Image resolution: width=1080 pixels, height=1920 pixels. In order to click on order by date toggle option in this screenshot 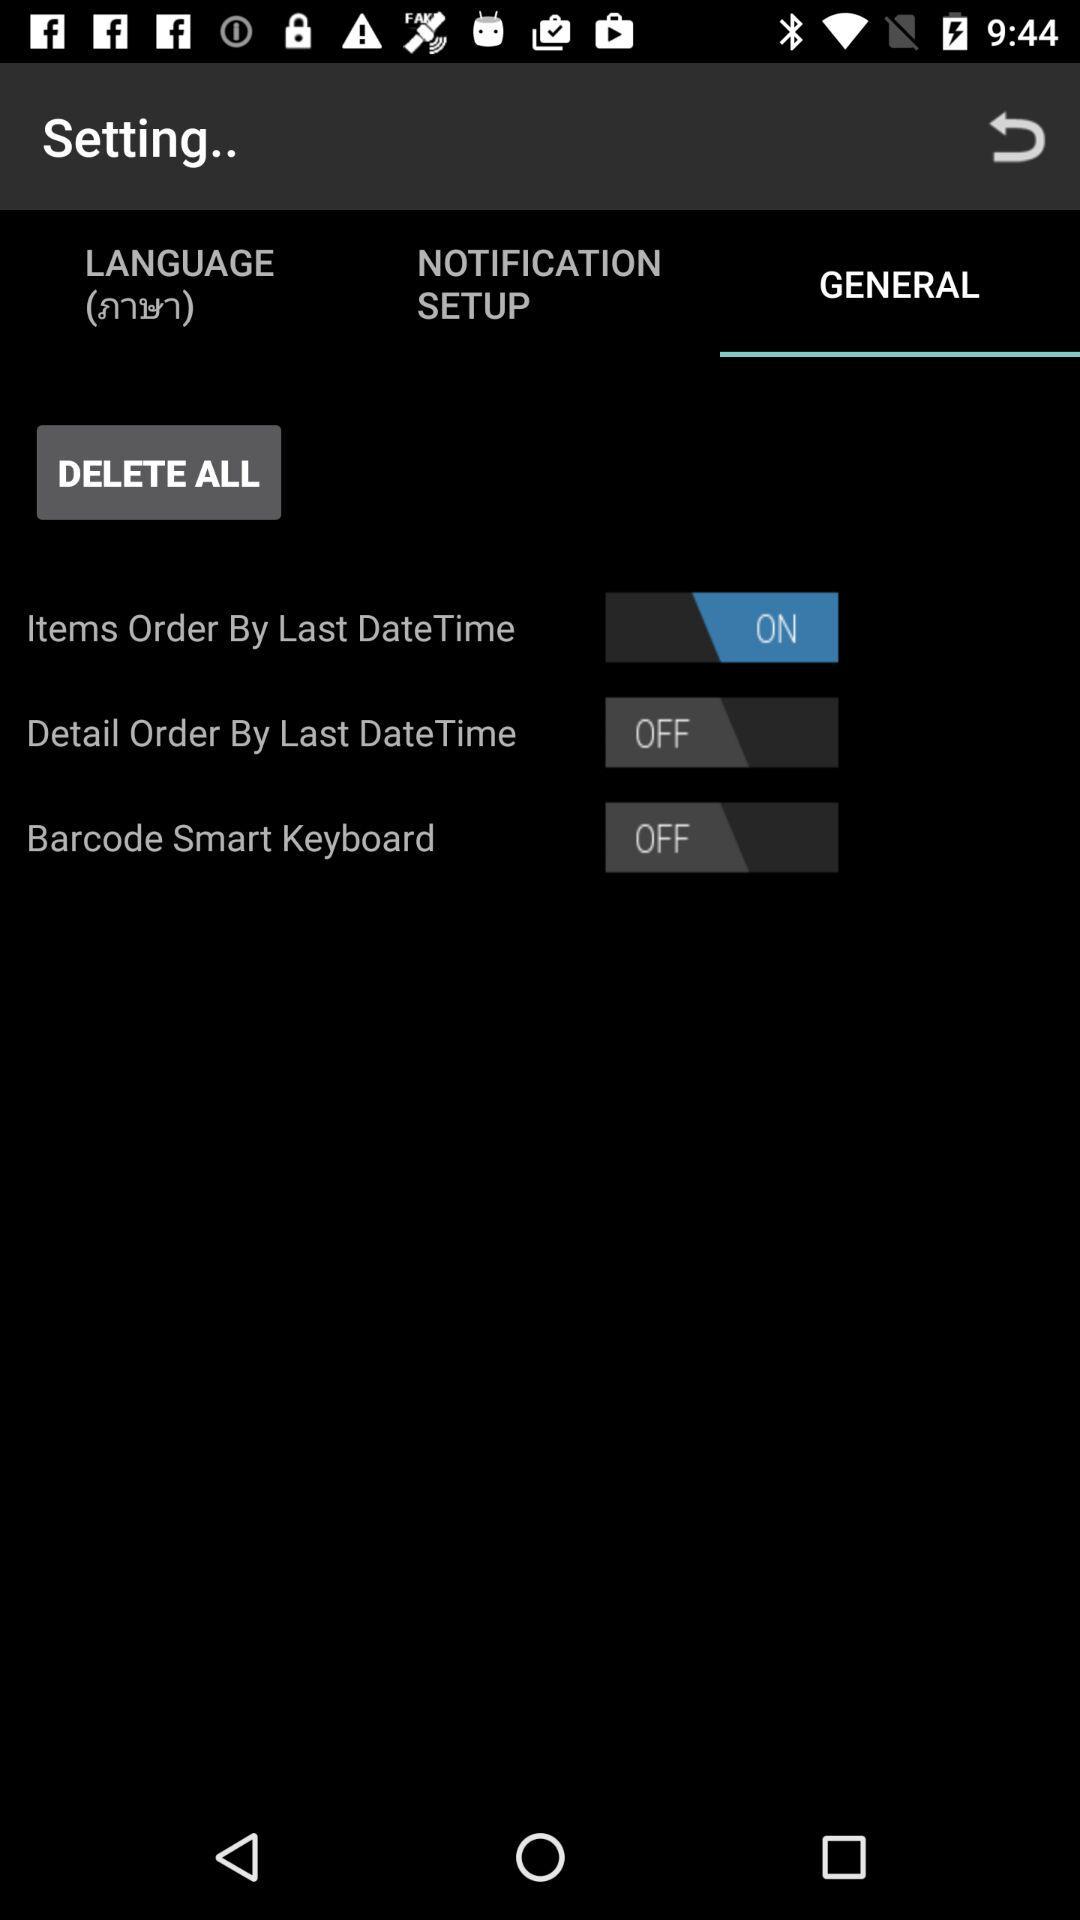, I will do `click(721, 731)`.